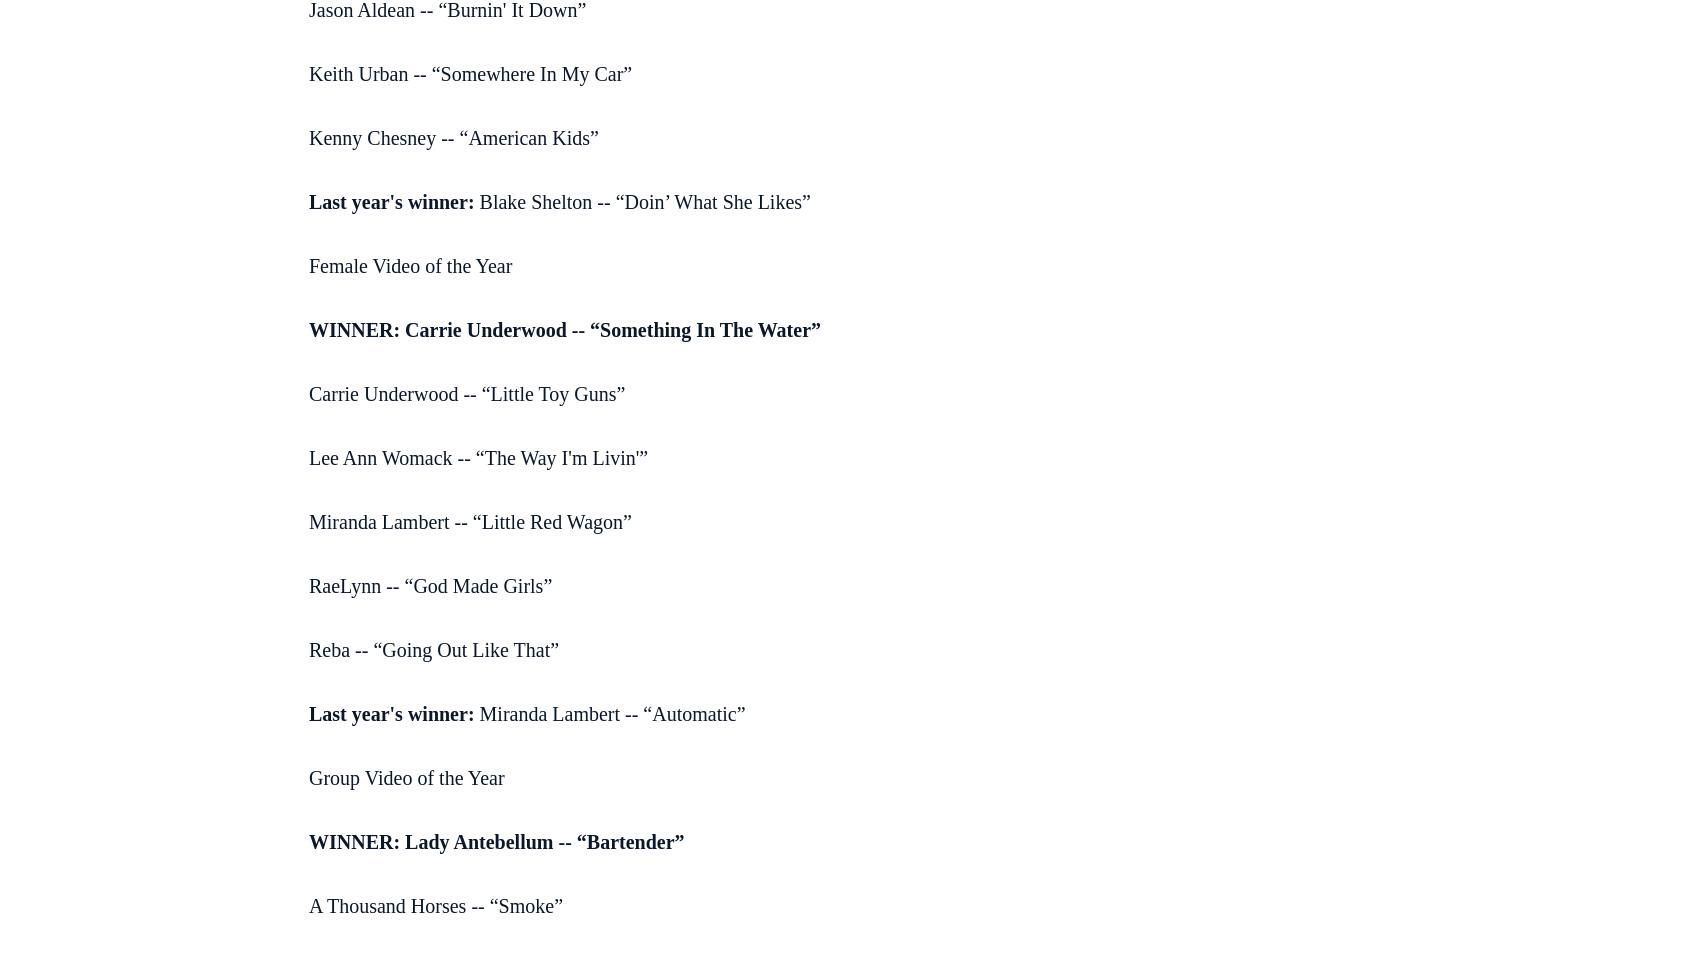  Describe the element at coordinates (429, 585) in the screenshot. I see `'RaeLynn -- “God Made Girls”'` at that location.